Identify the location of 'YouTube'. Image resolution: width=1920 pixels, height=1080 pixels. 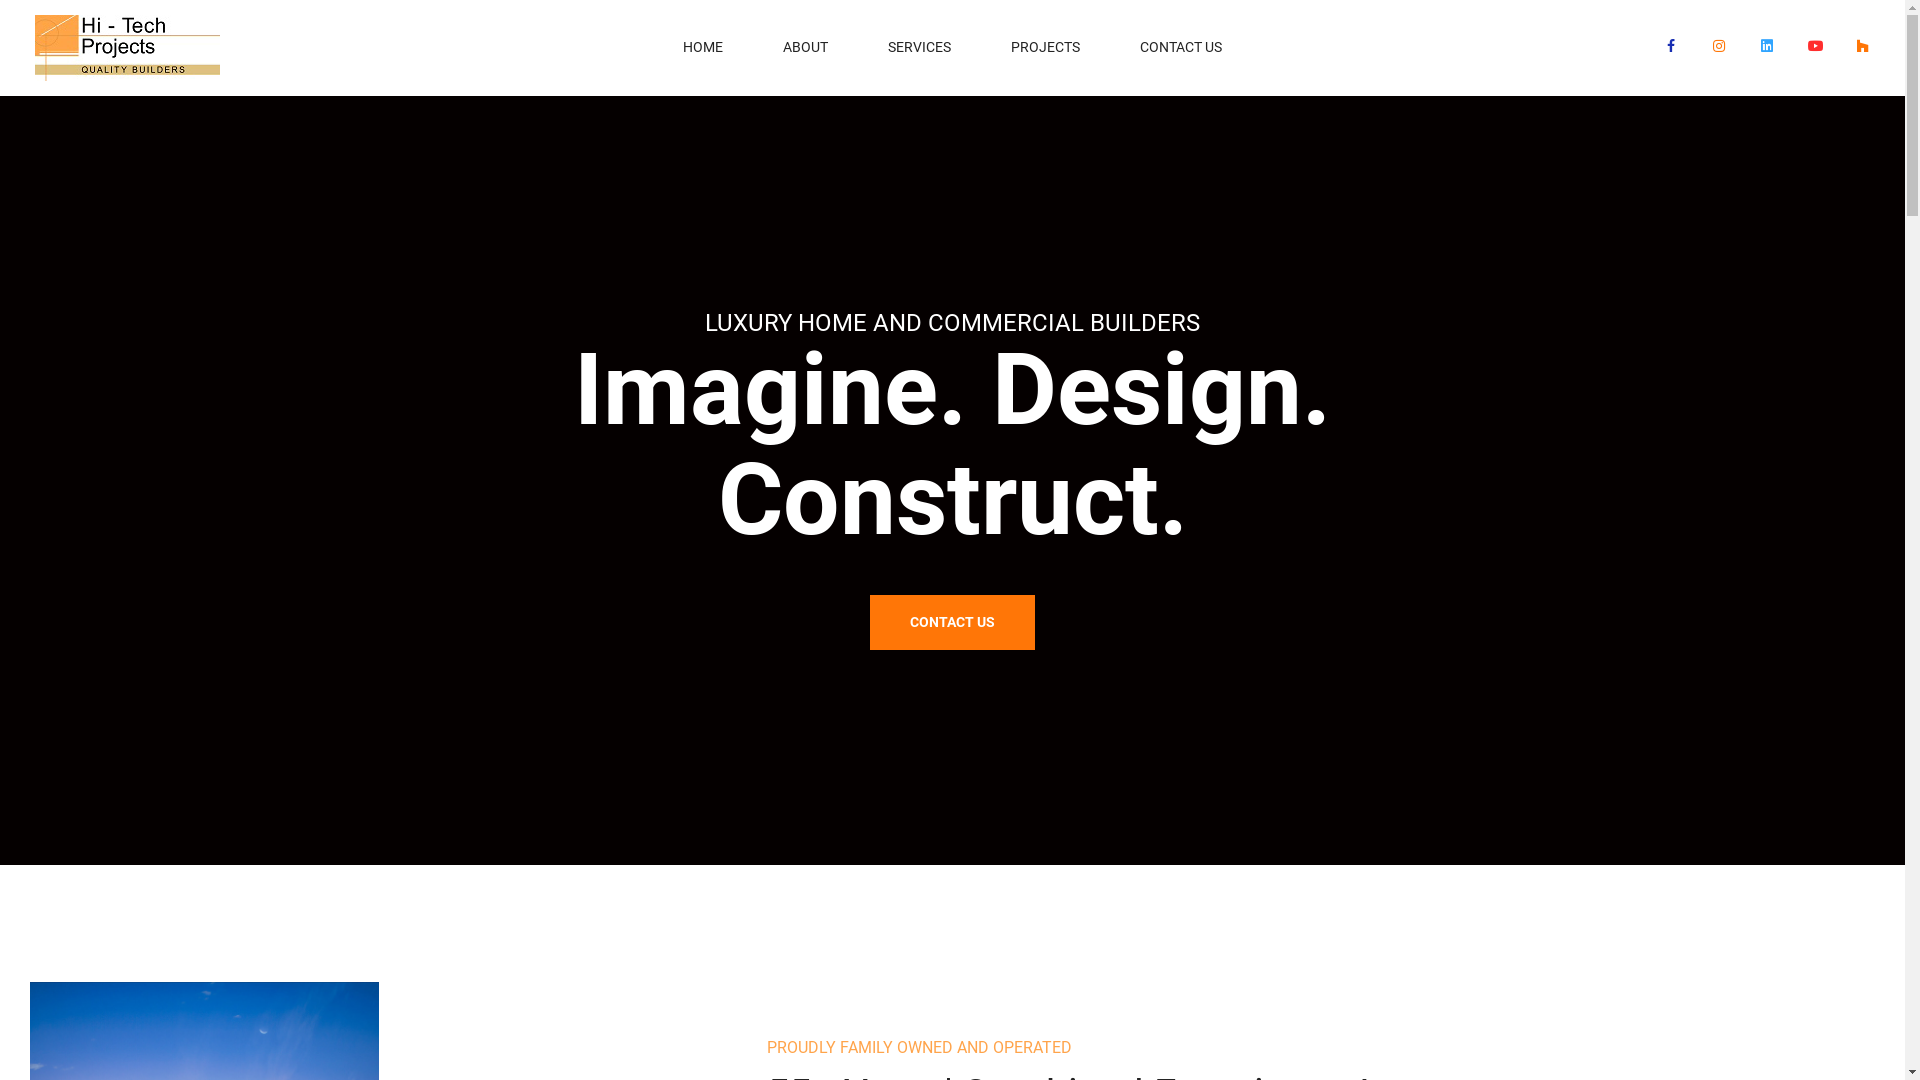
(1814, 45).